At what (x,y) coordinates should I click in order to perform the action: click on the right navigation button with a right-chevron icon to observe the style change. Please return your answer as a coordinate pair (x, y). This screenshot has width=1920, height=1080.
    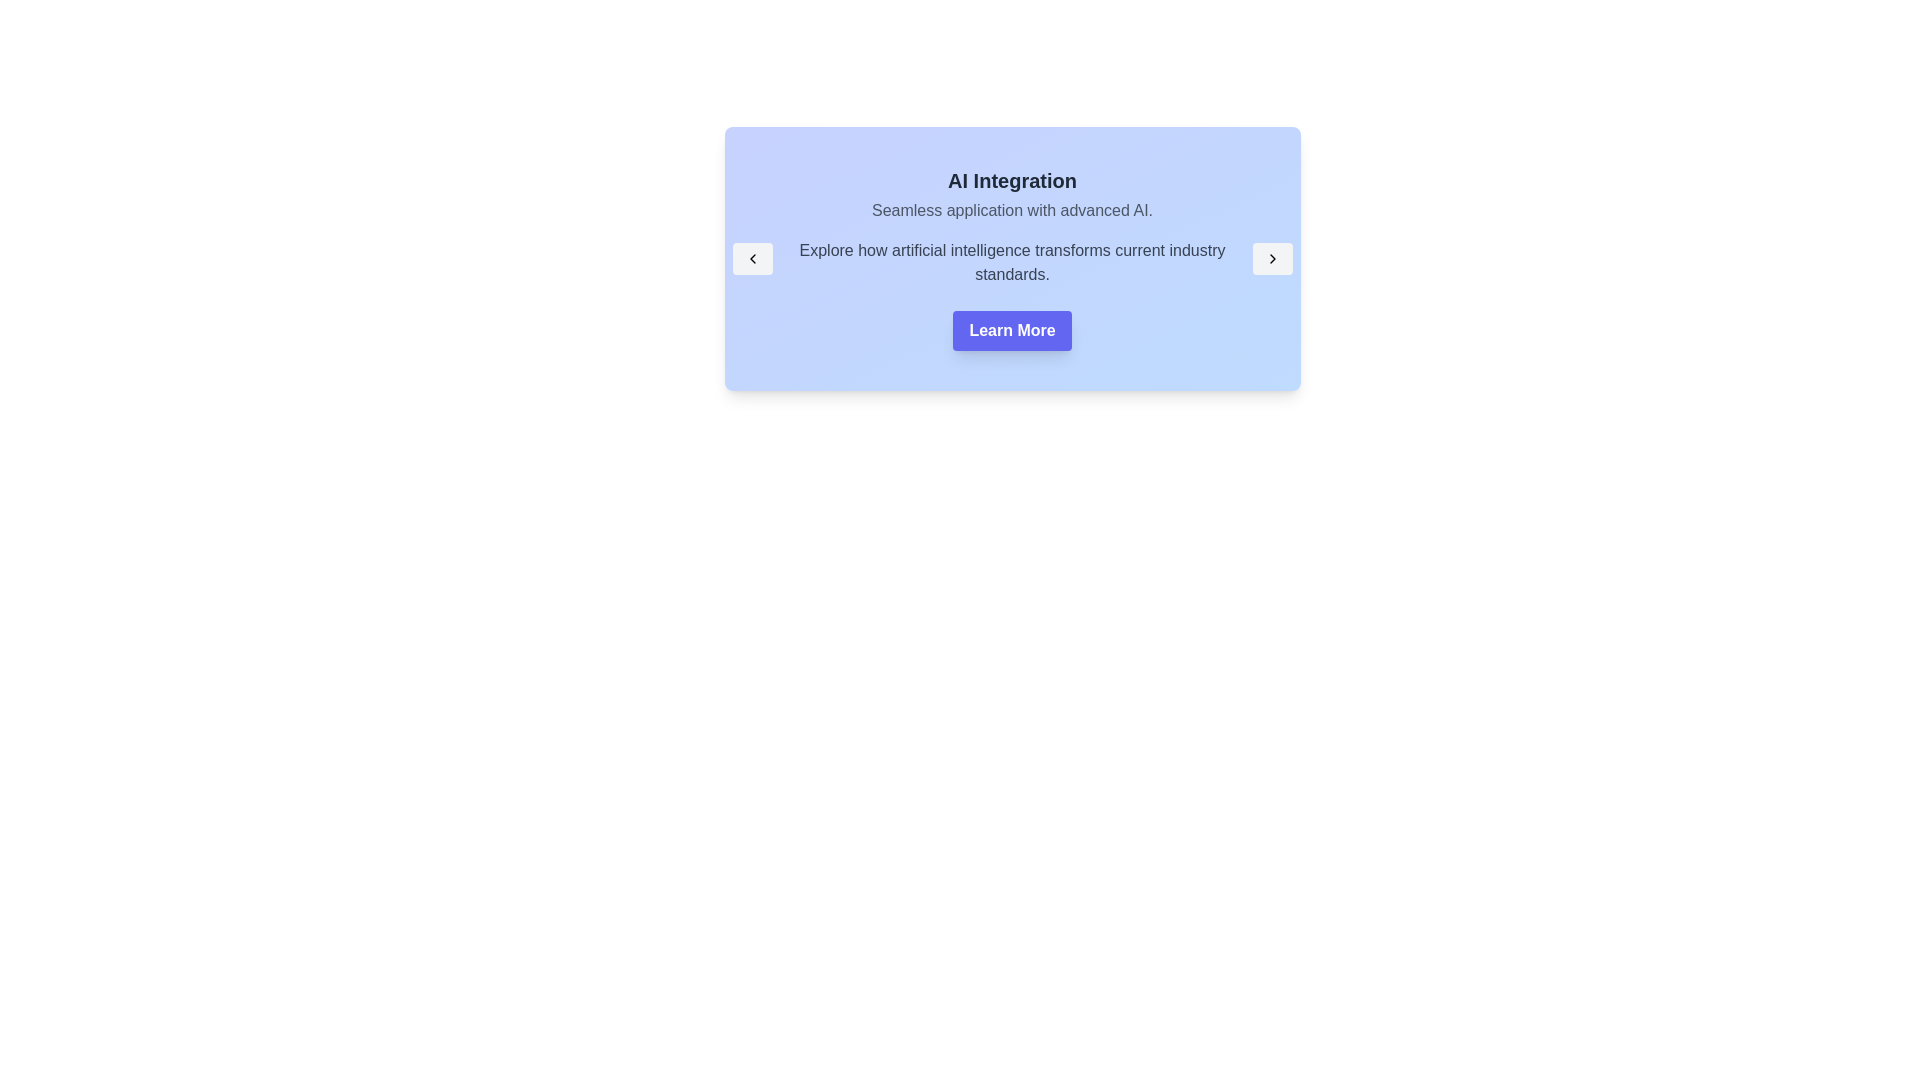
    Looking at the image, I should click on (1271, 257).